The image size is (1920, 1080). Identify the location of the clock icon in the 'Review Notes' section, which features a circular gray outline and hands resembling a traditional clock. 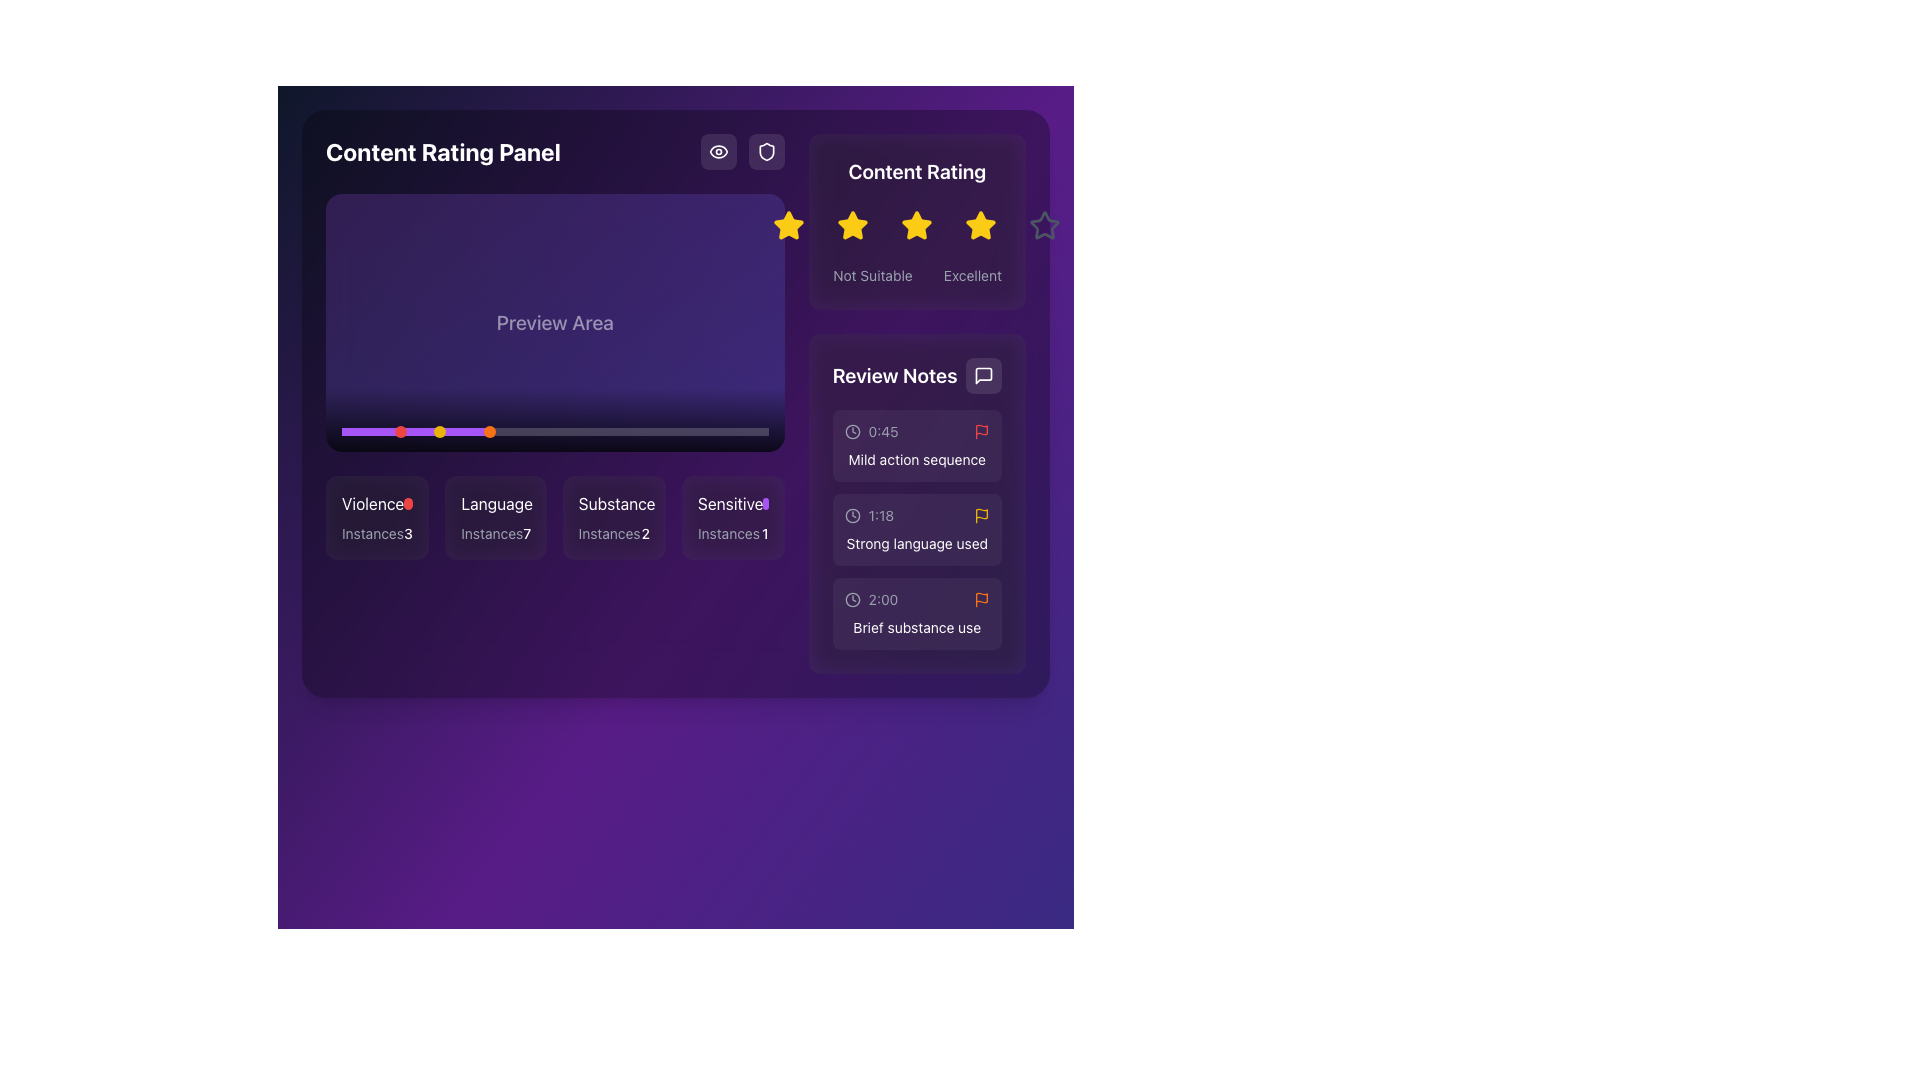
(852, 599).